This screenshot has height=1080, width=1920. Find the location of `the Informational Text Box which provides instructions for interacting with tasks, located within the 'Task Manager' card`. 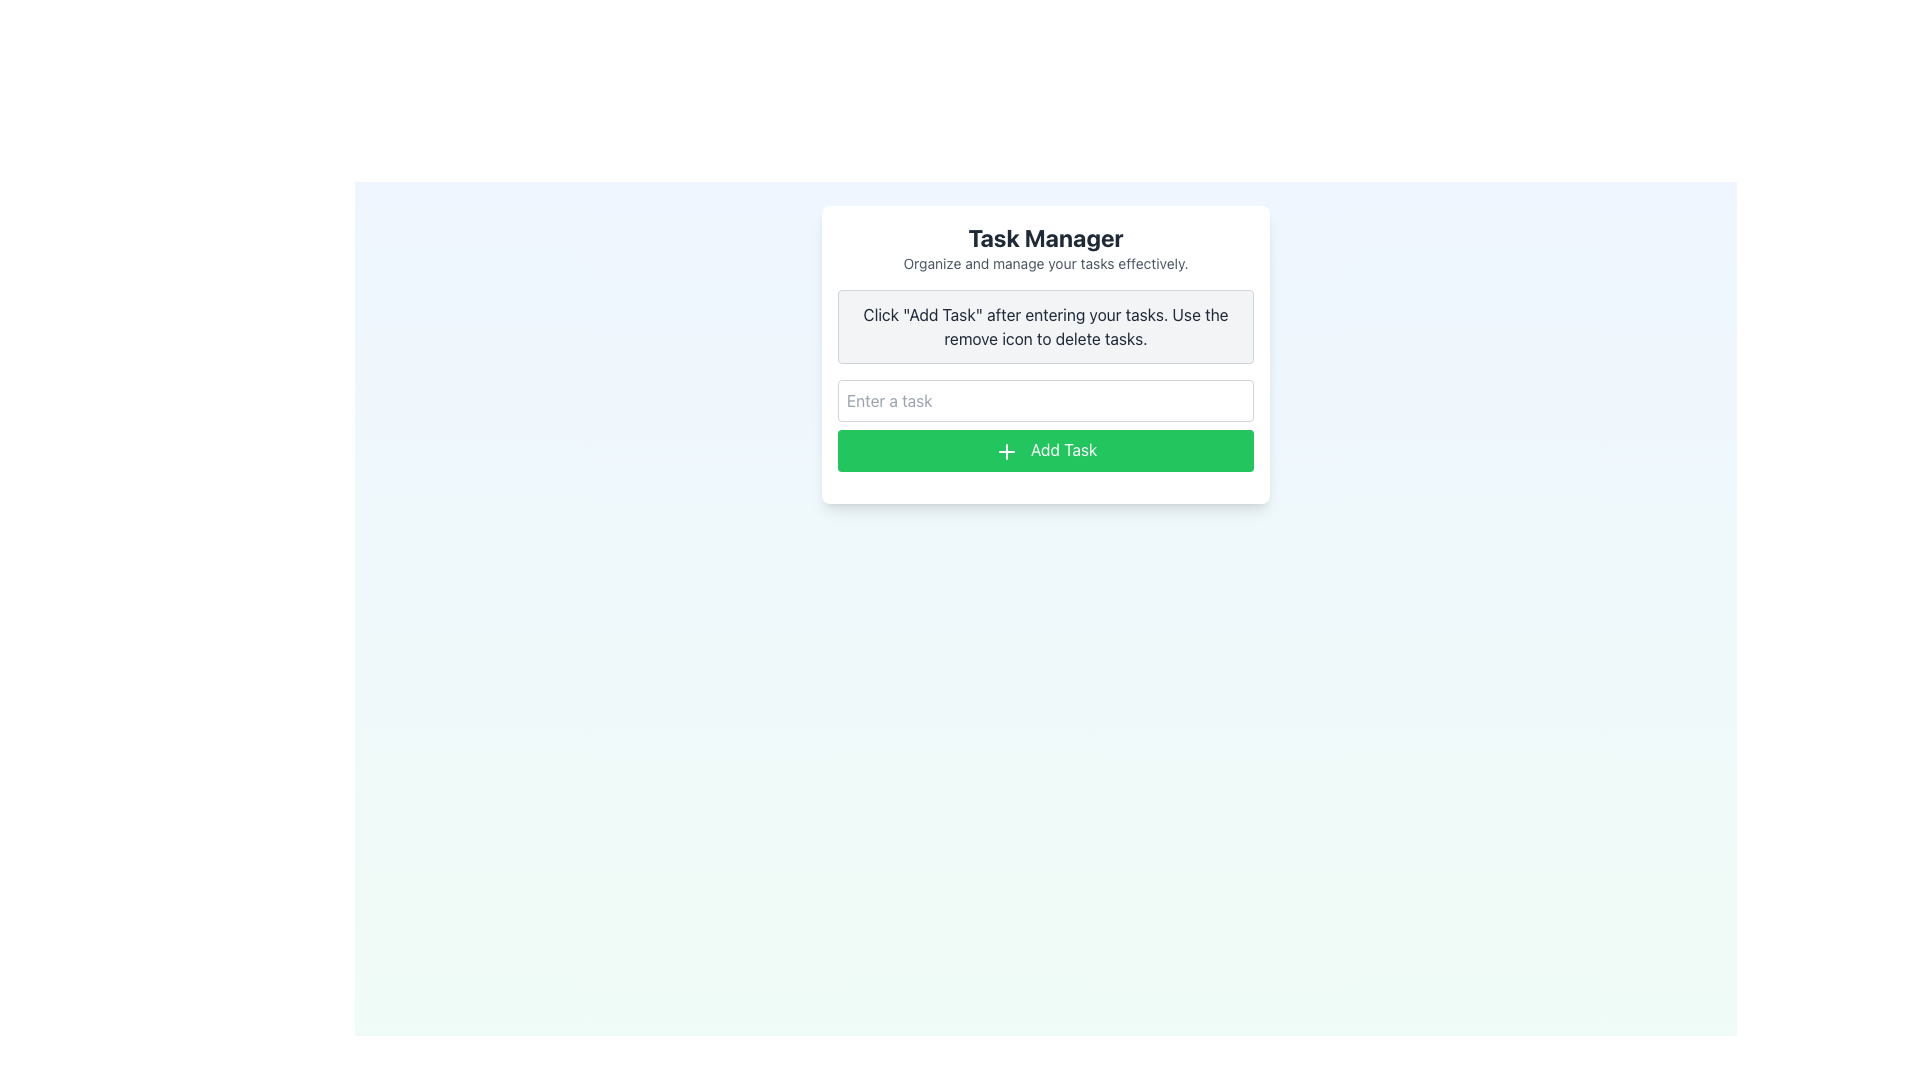

the Informational Text Box which provides instructions for interacting with tasks, located within the 'Task Manager' card is located at coordinates (1045, 326).